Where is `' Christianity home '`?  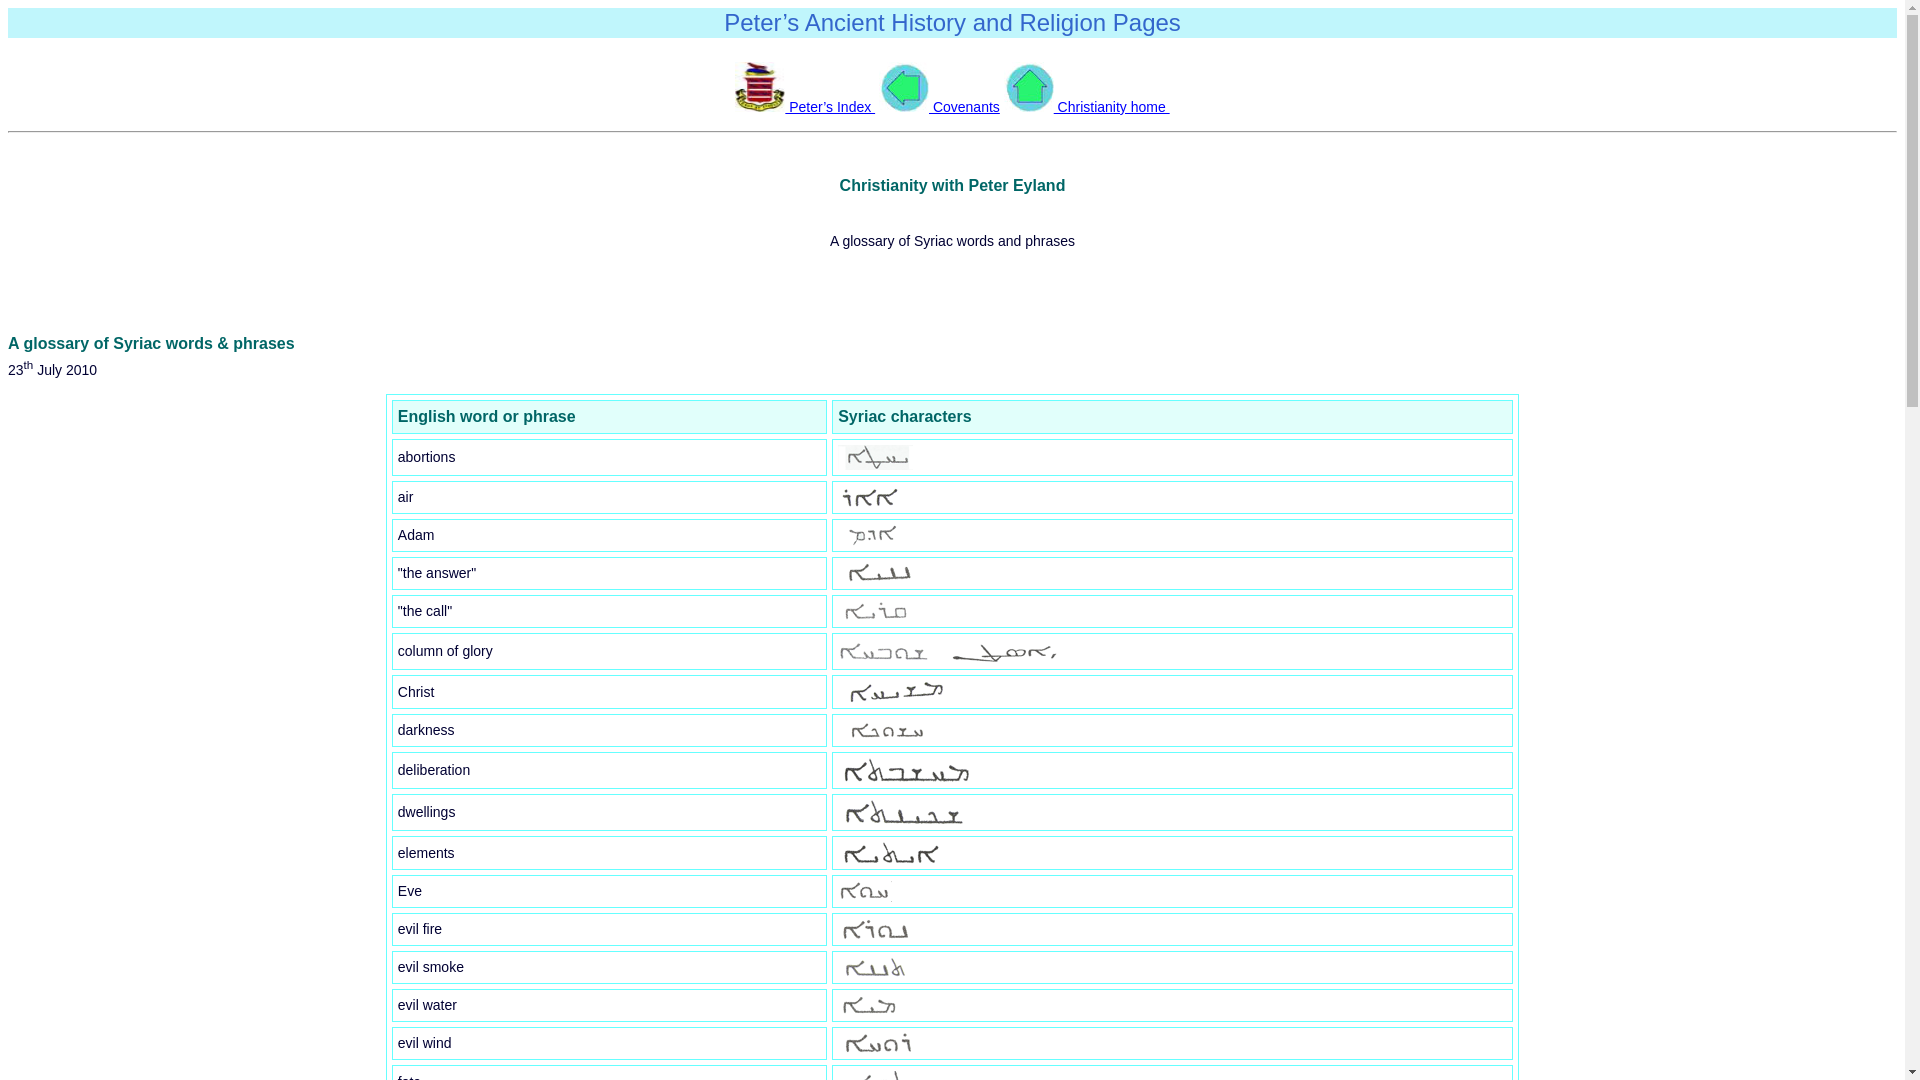 ' Christianity home ' is located at coordinates (1003, 107).